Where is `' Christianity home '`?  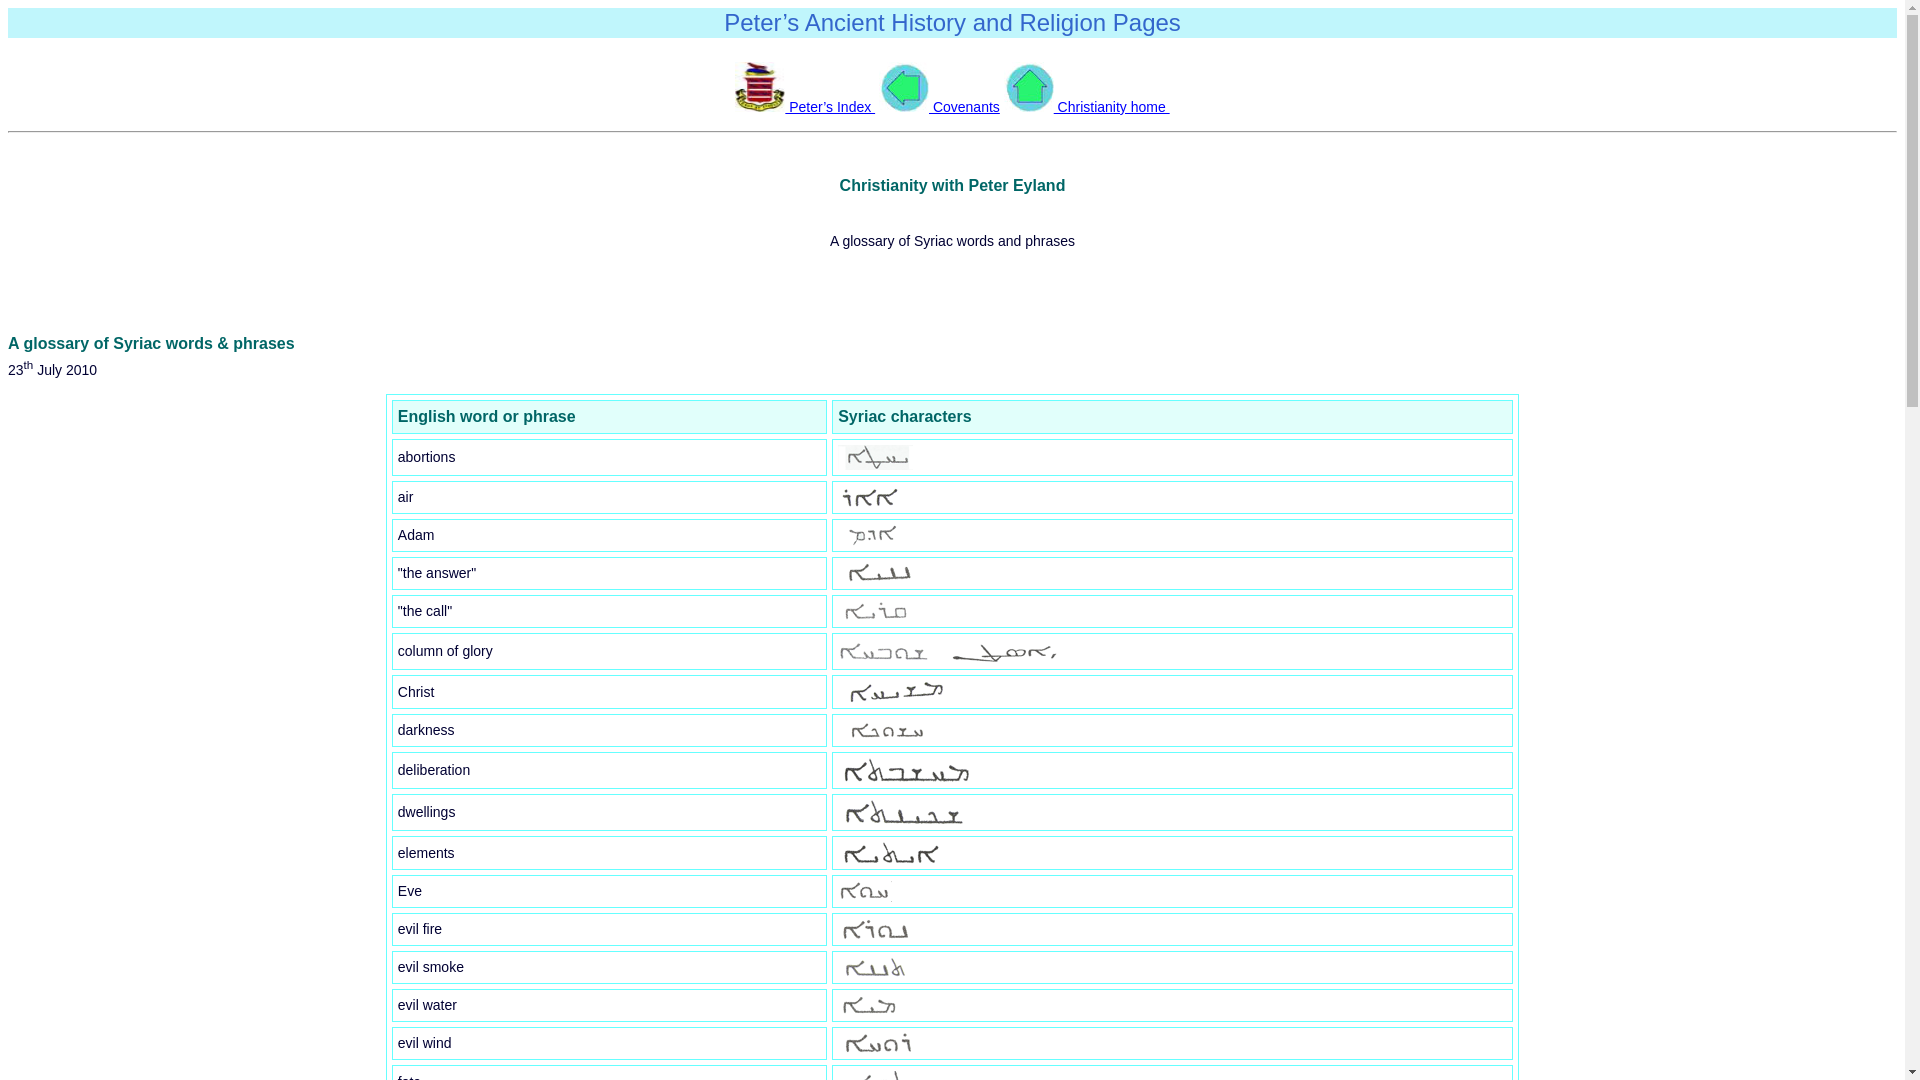 ' Christianity home ' is located at coordinates (1003, 107).